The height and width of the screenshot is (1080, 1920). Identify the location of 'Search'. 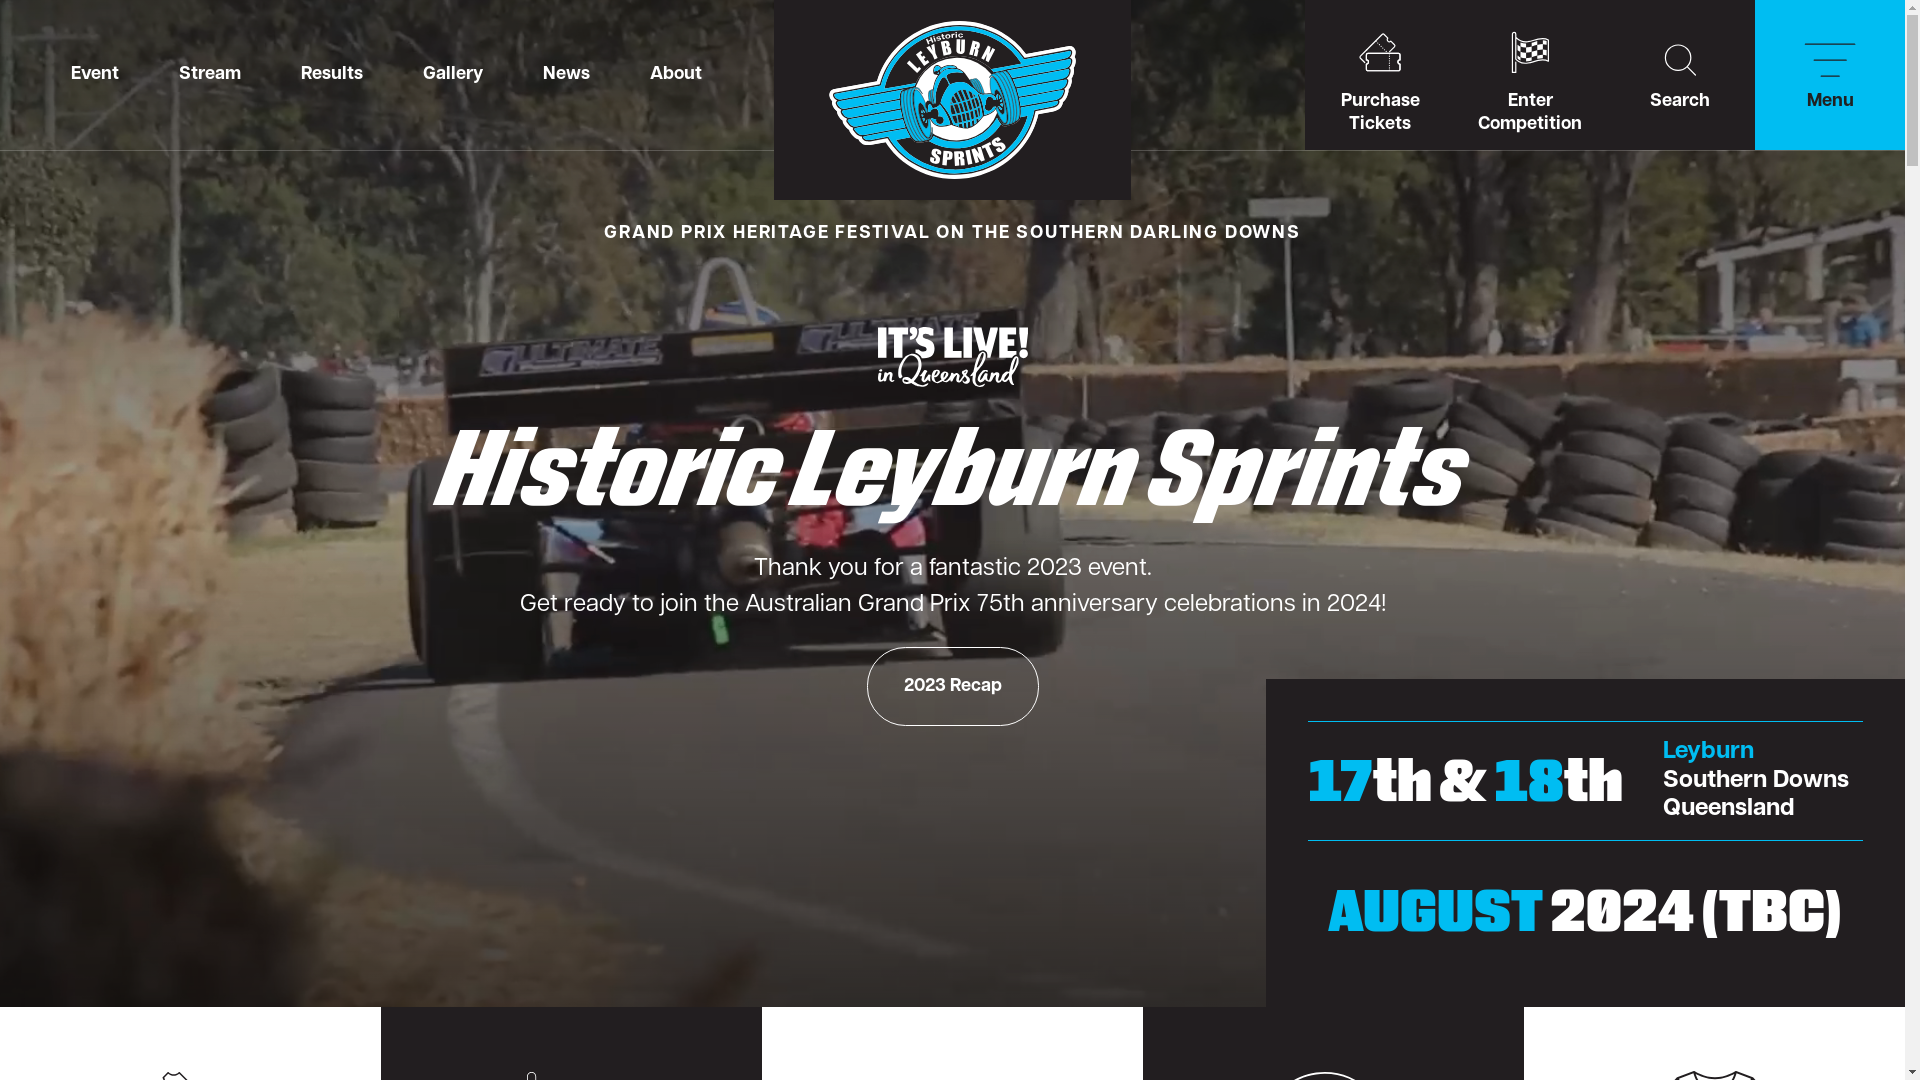
(1604, 73).